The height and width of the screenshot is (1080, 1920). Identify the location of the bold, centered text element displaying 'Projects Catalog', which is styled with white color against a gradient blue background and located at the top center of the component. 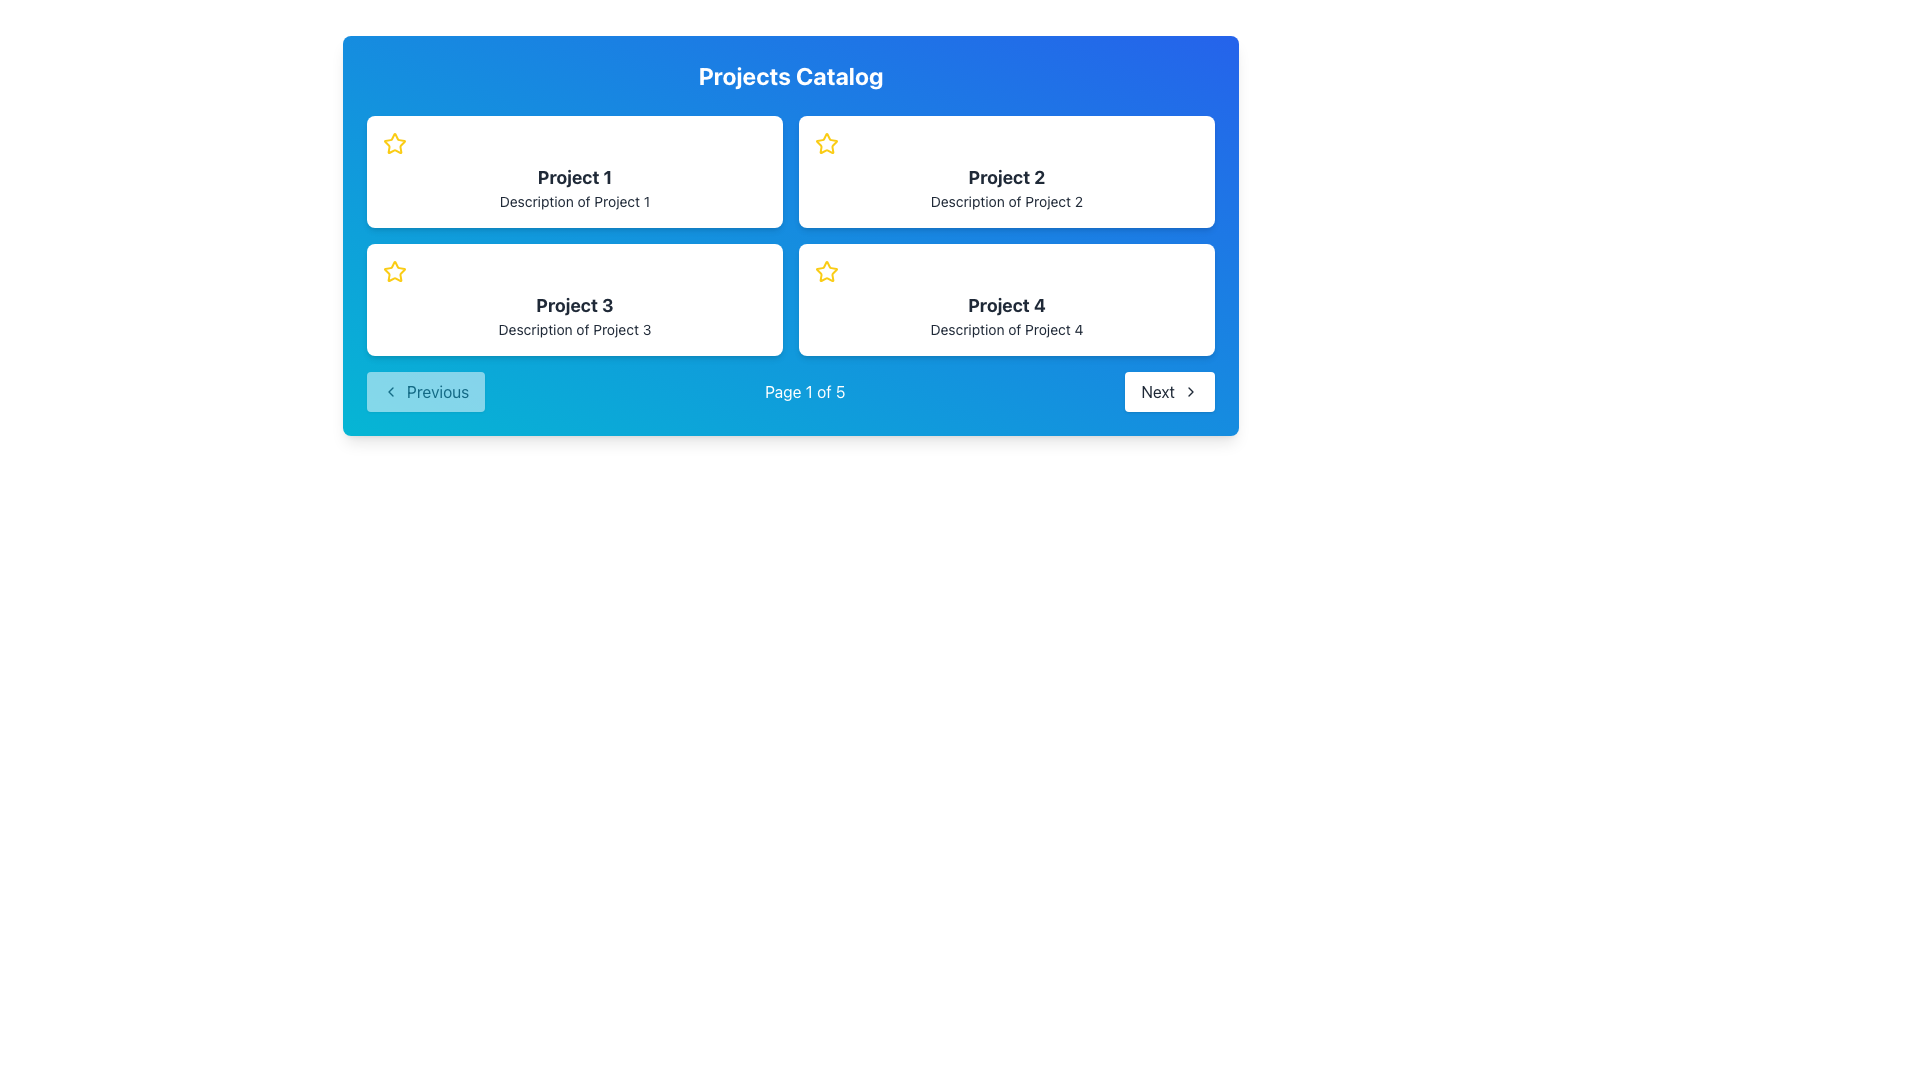
(790, 75).